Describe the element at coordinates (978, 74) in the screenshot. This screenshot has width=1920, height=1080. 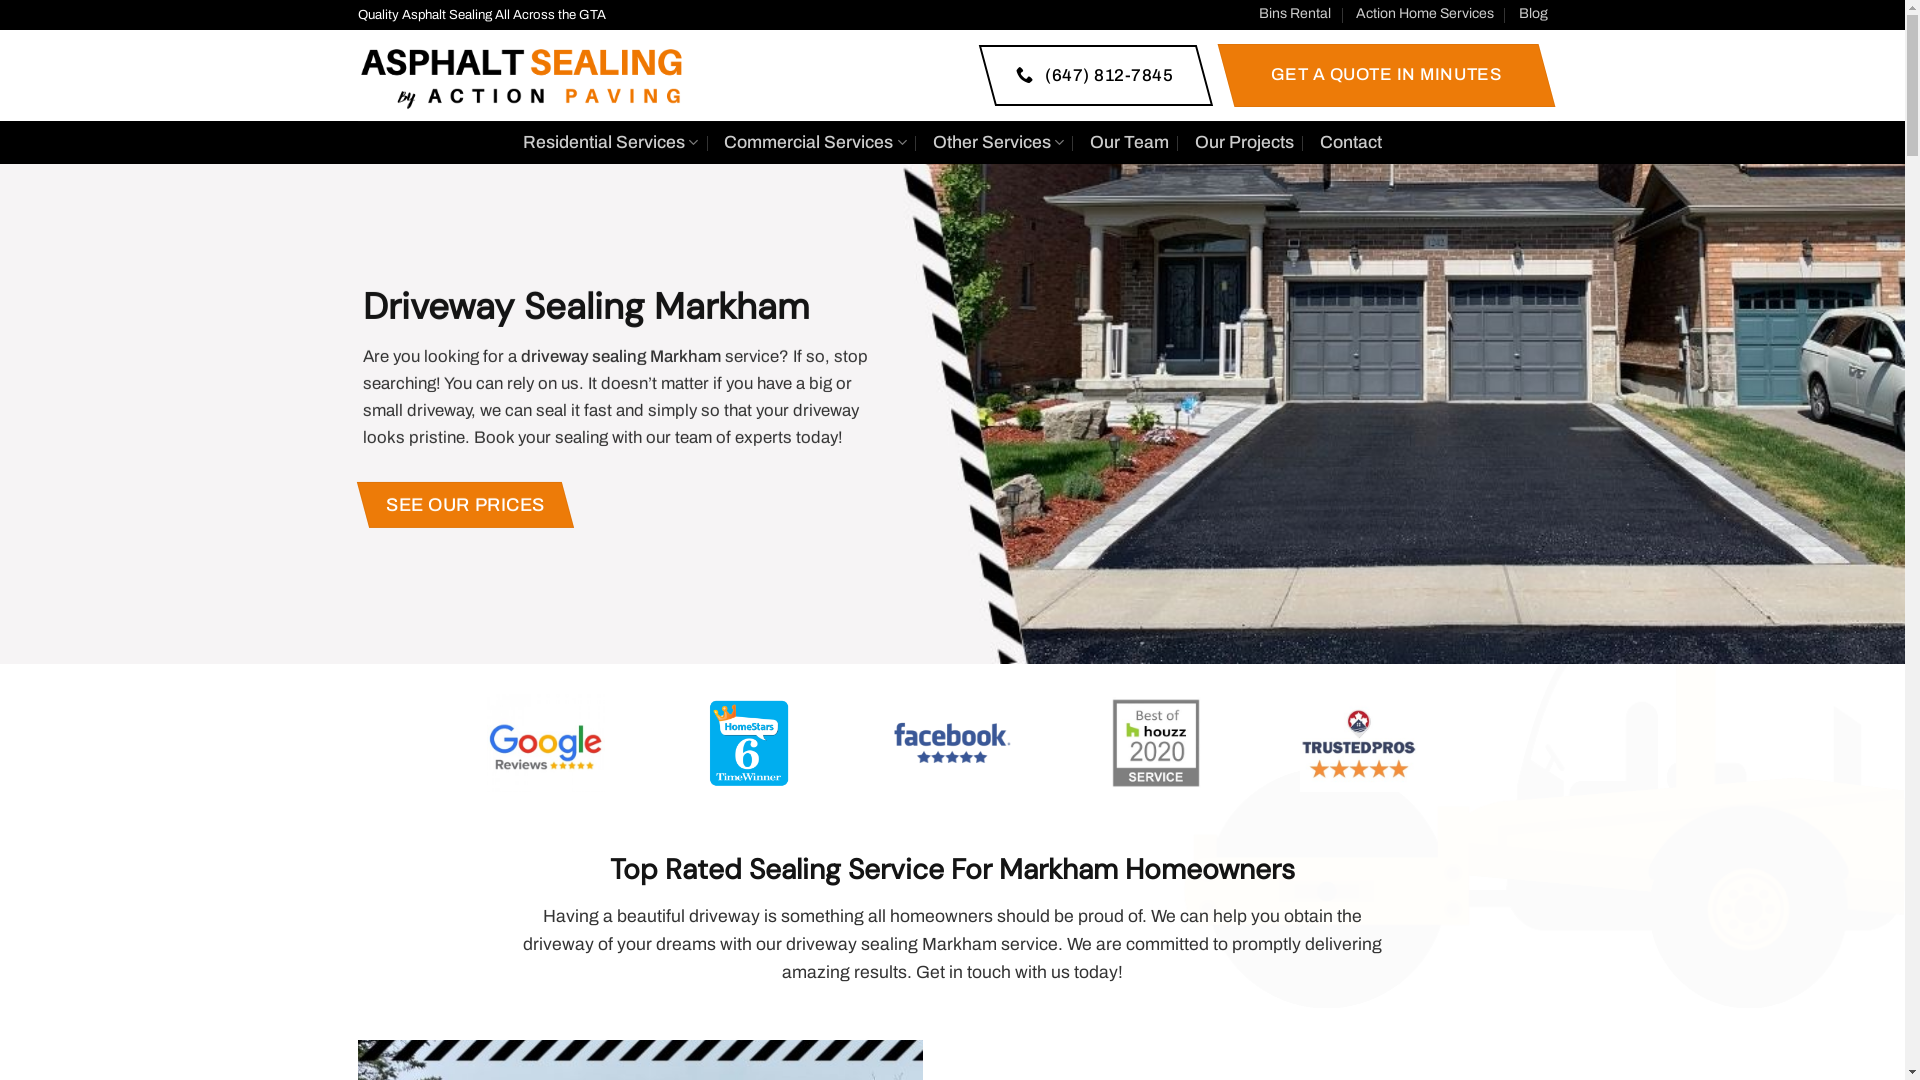
I see `'(647) 812-7845'` at that location.